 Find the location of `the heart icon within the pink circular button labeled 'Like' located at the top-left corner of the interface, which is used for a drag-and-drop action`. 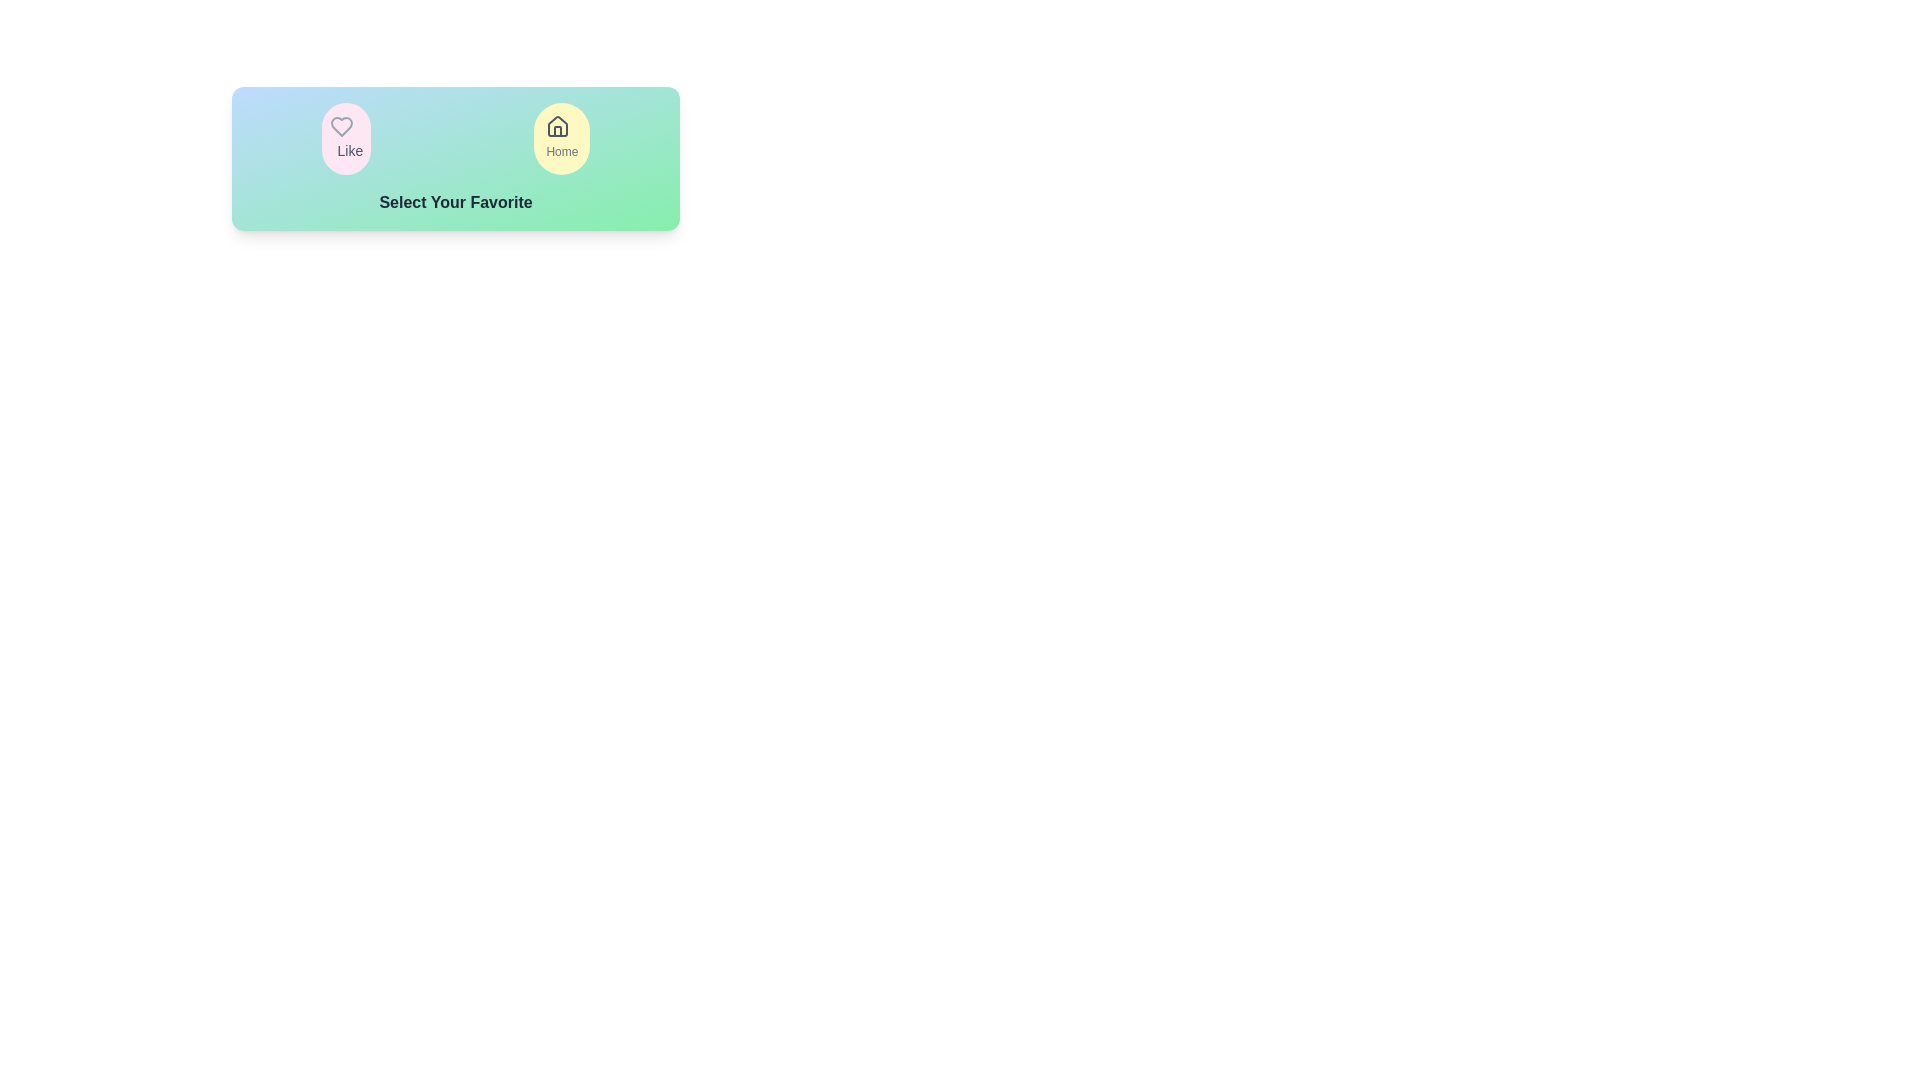

the heart icon within the pink circular button labeled 'Like' located at the top-left corner of the interface, which is used for a drag-and-drop action is located at coordinates (341, 127).